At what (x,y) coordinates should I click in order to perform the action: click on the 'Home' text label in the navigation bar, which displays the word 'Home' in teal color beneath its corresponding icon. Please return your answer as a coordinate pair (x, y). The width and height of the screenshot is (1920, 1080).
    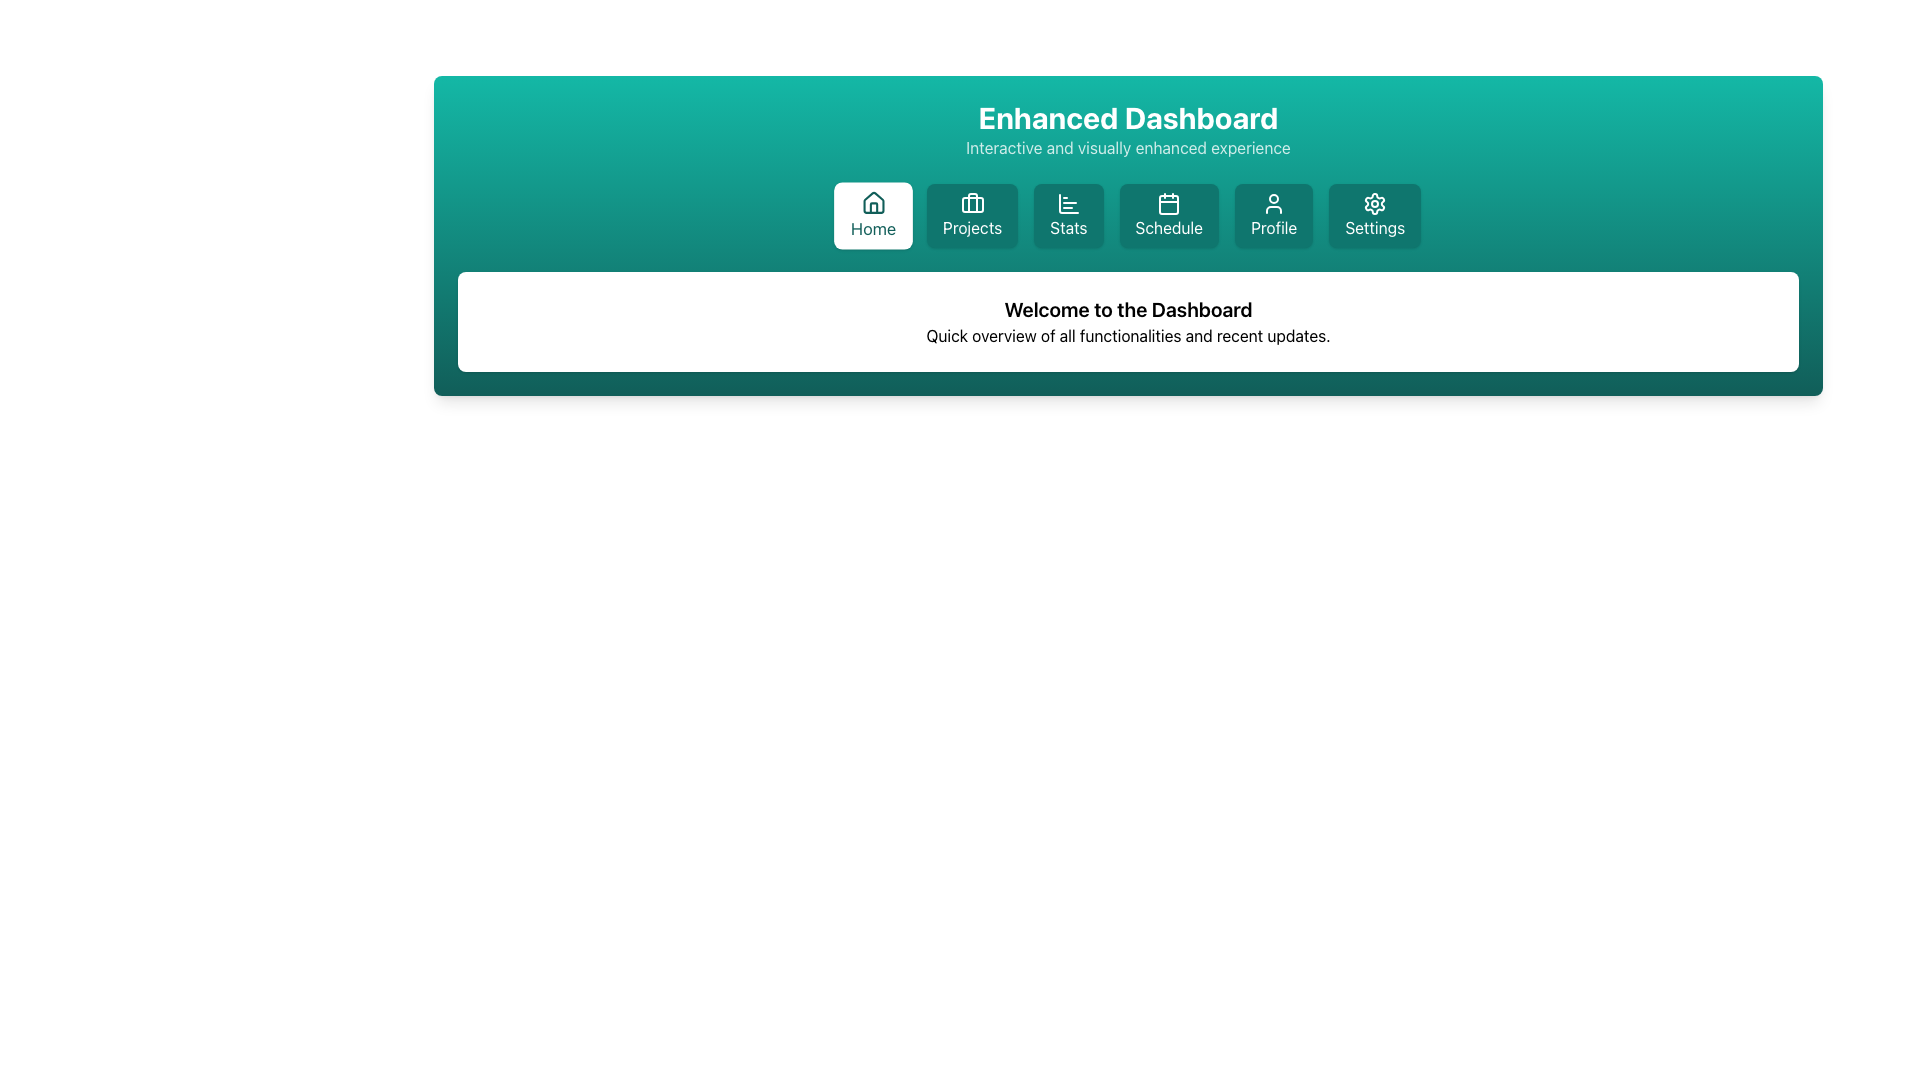
    Looking at the image, I should click on (873, 227).